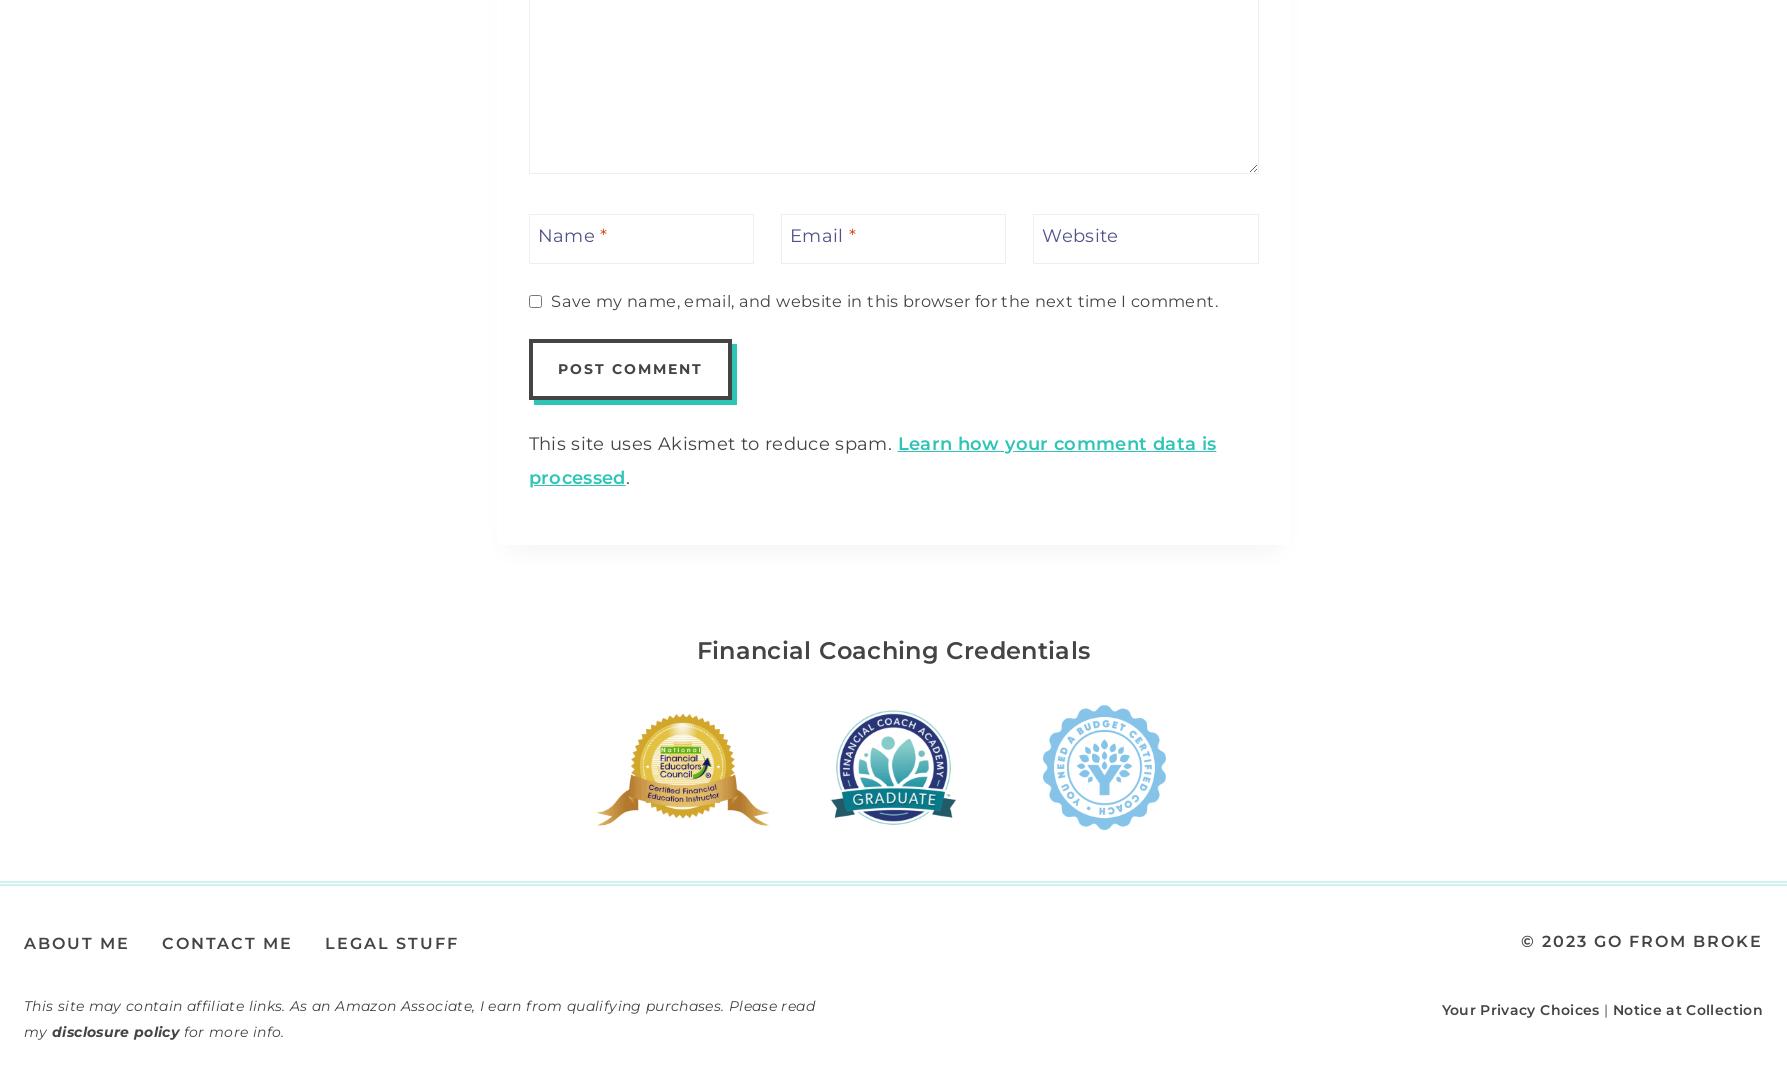  What do you see at coordinates (884, 299) in the screenshot?
I see `'Save my name, email, and website in this browser for the next time I comment.'` at bounding box center [884, 299].